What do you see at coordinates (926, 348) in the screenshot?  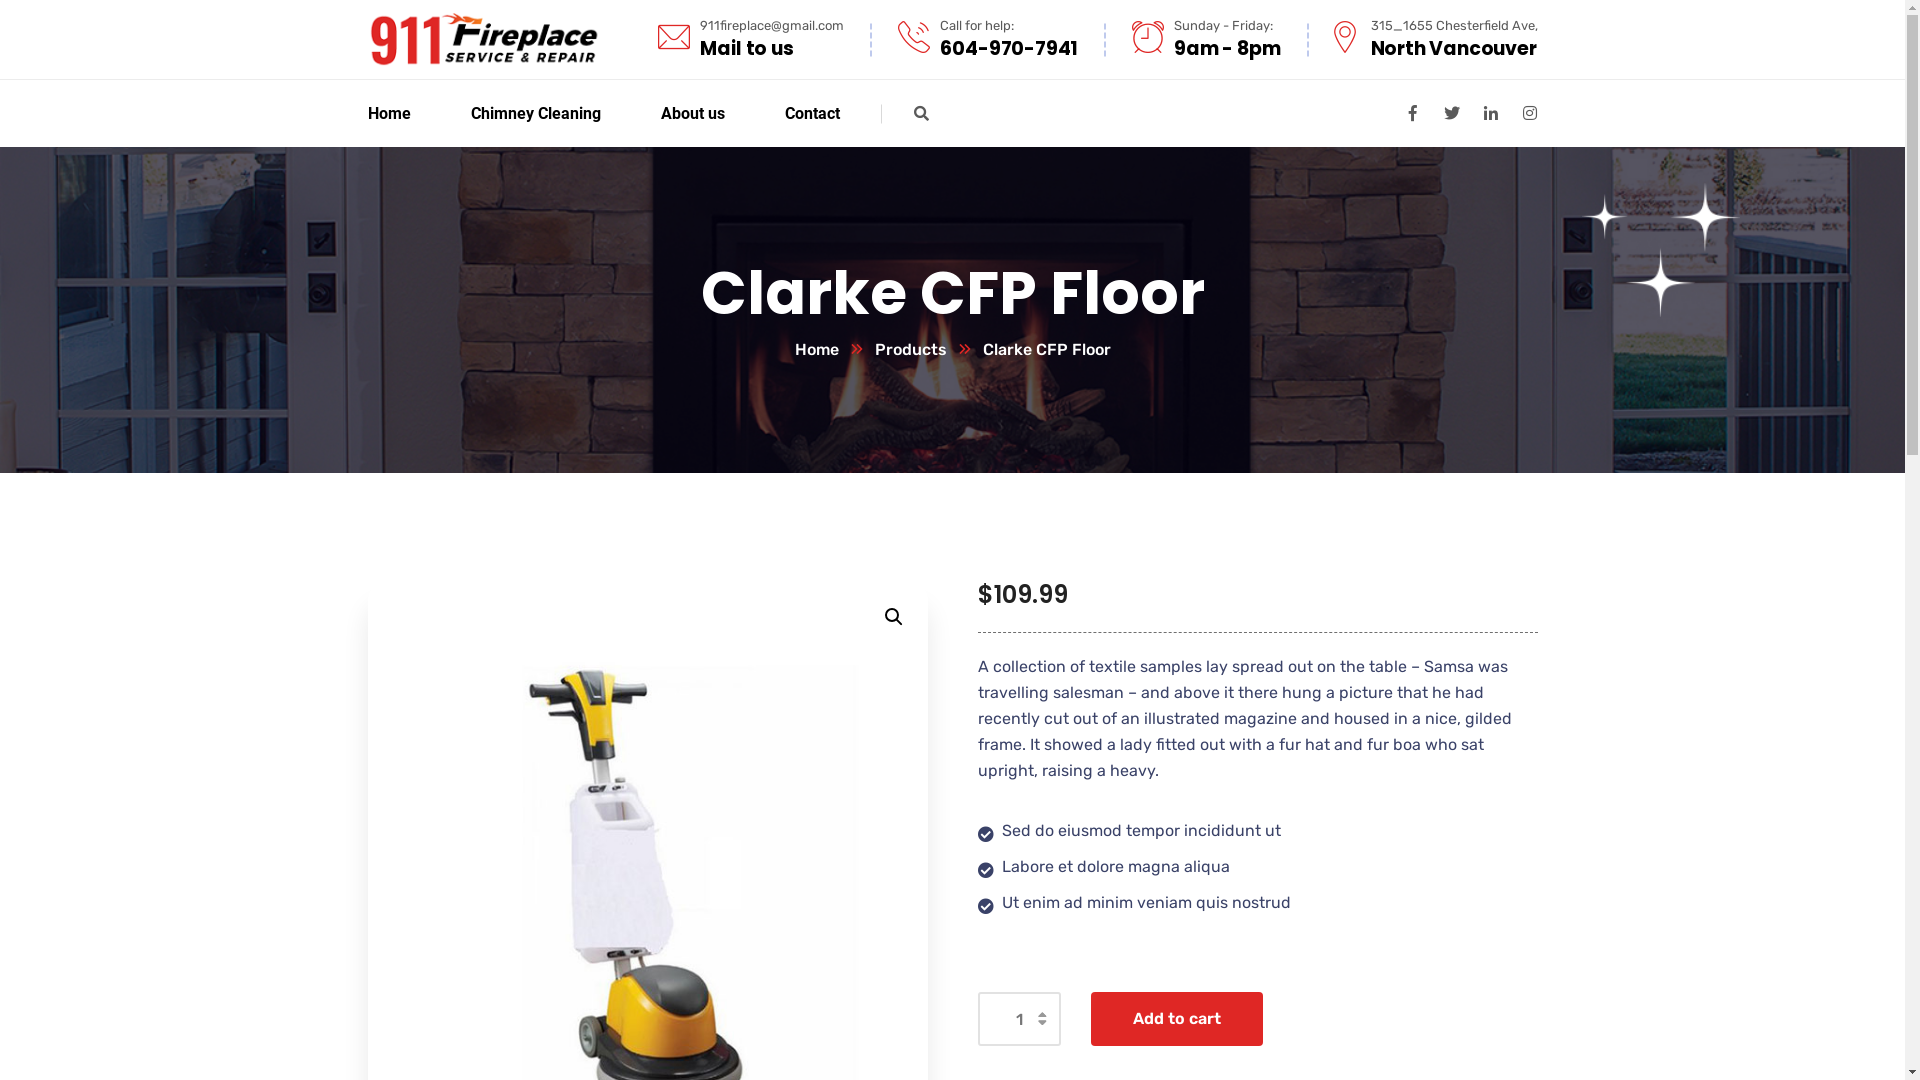 I see `'Products'` at bounding box center [926, 348].